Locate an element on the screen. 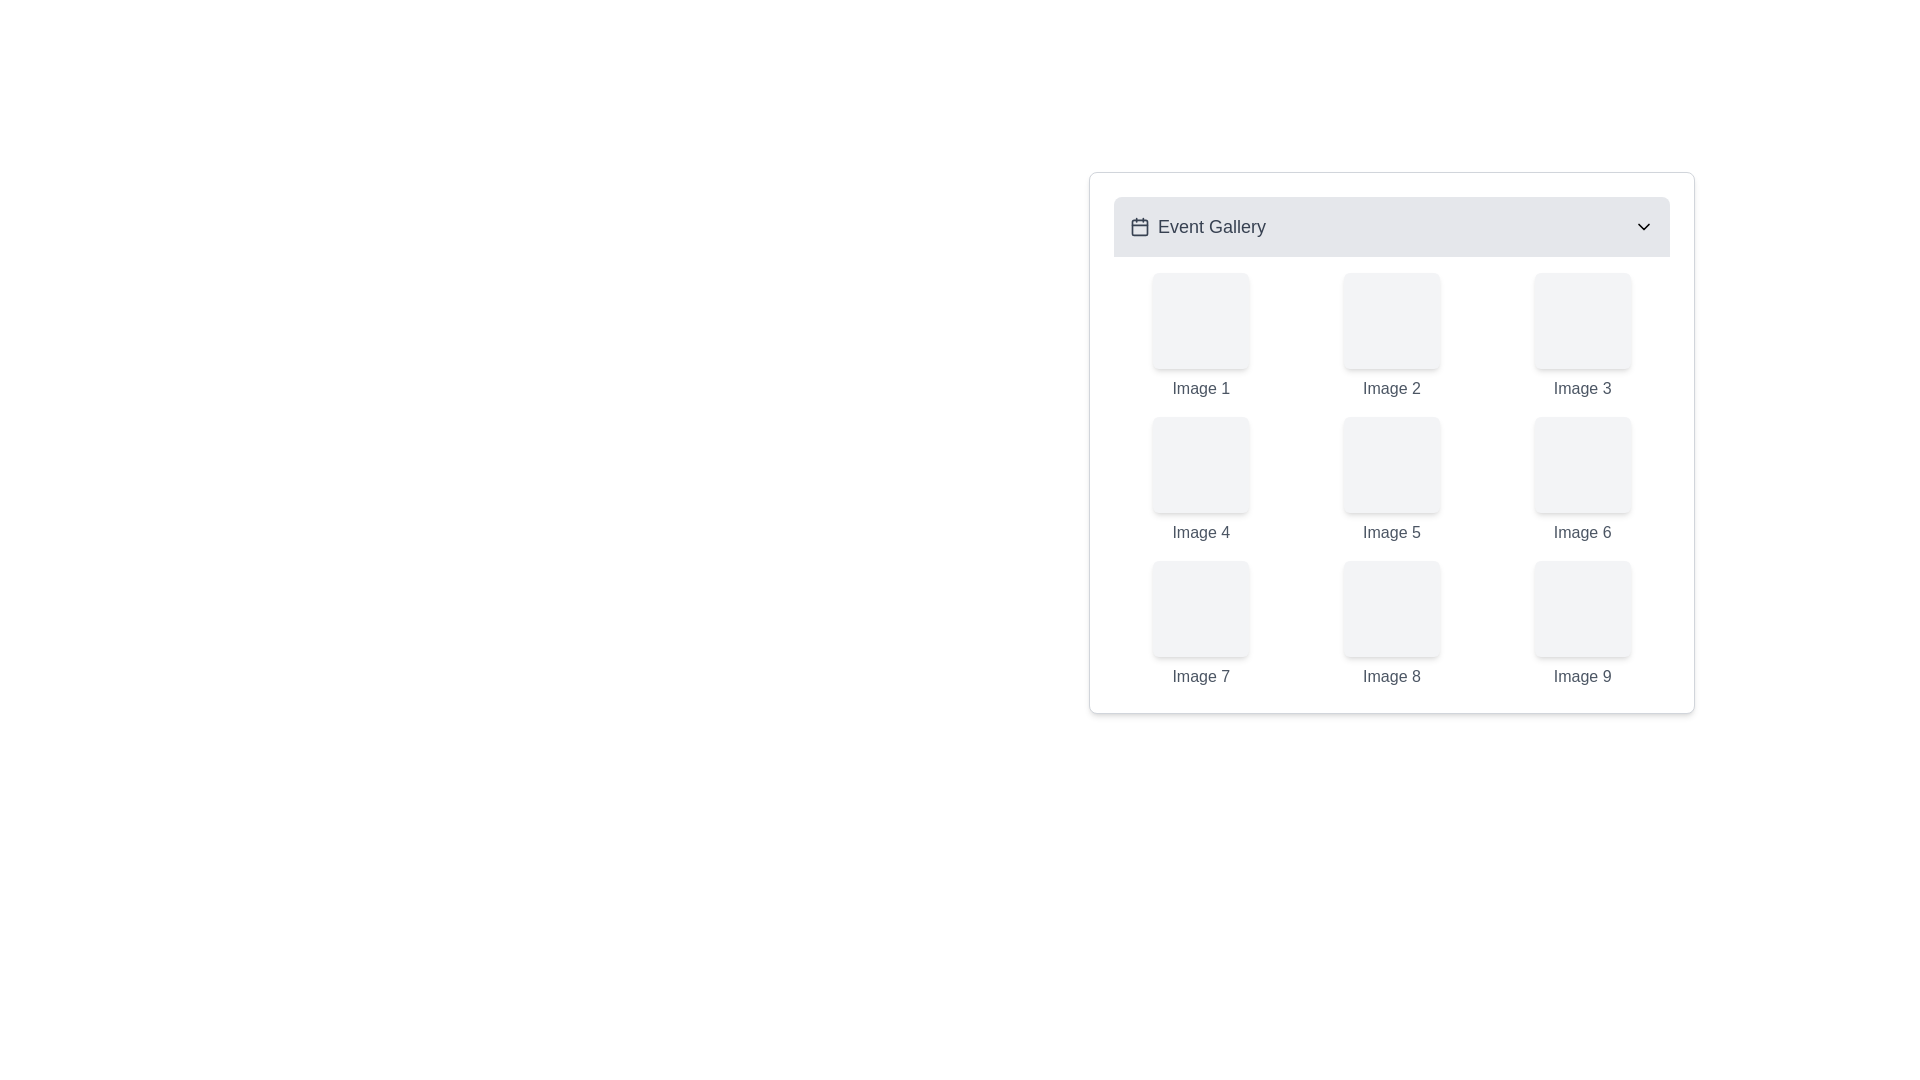  the gallery item labeled as 'Image 3', which is the third item is located at coordinates (1581, 335).